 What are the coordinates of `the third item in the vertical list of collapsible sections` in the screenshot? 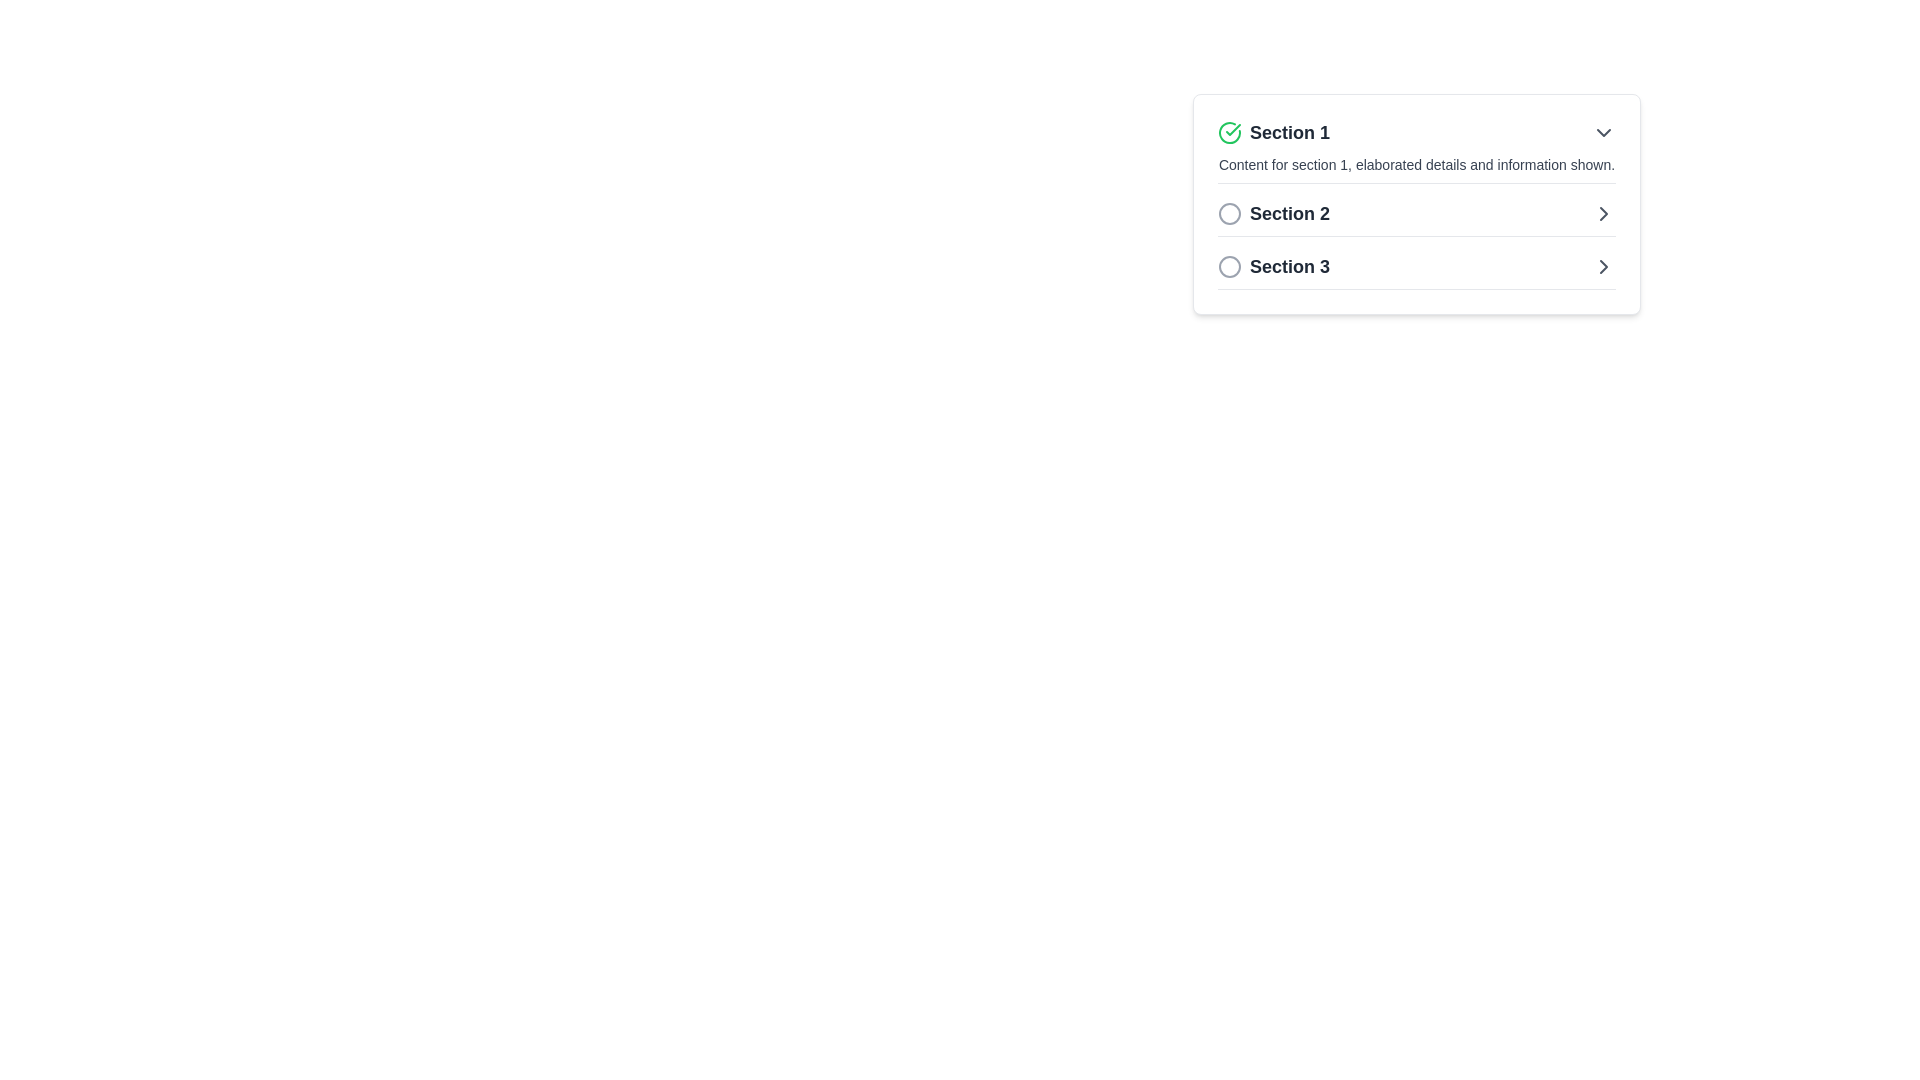 It's located at (1415, 265).